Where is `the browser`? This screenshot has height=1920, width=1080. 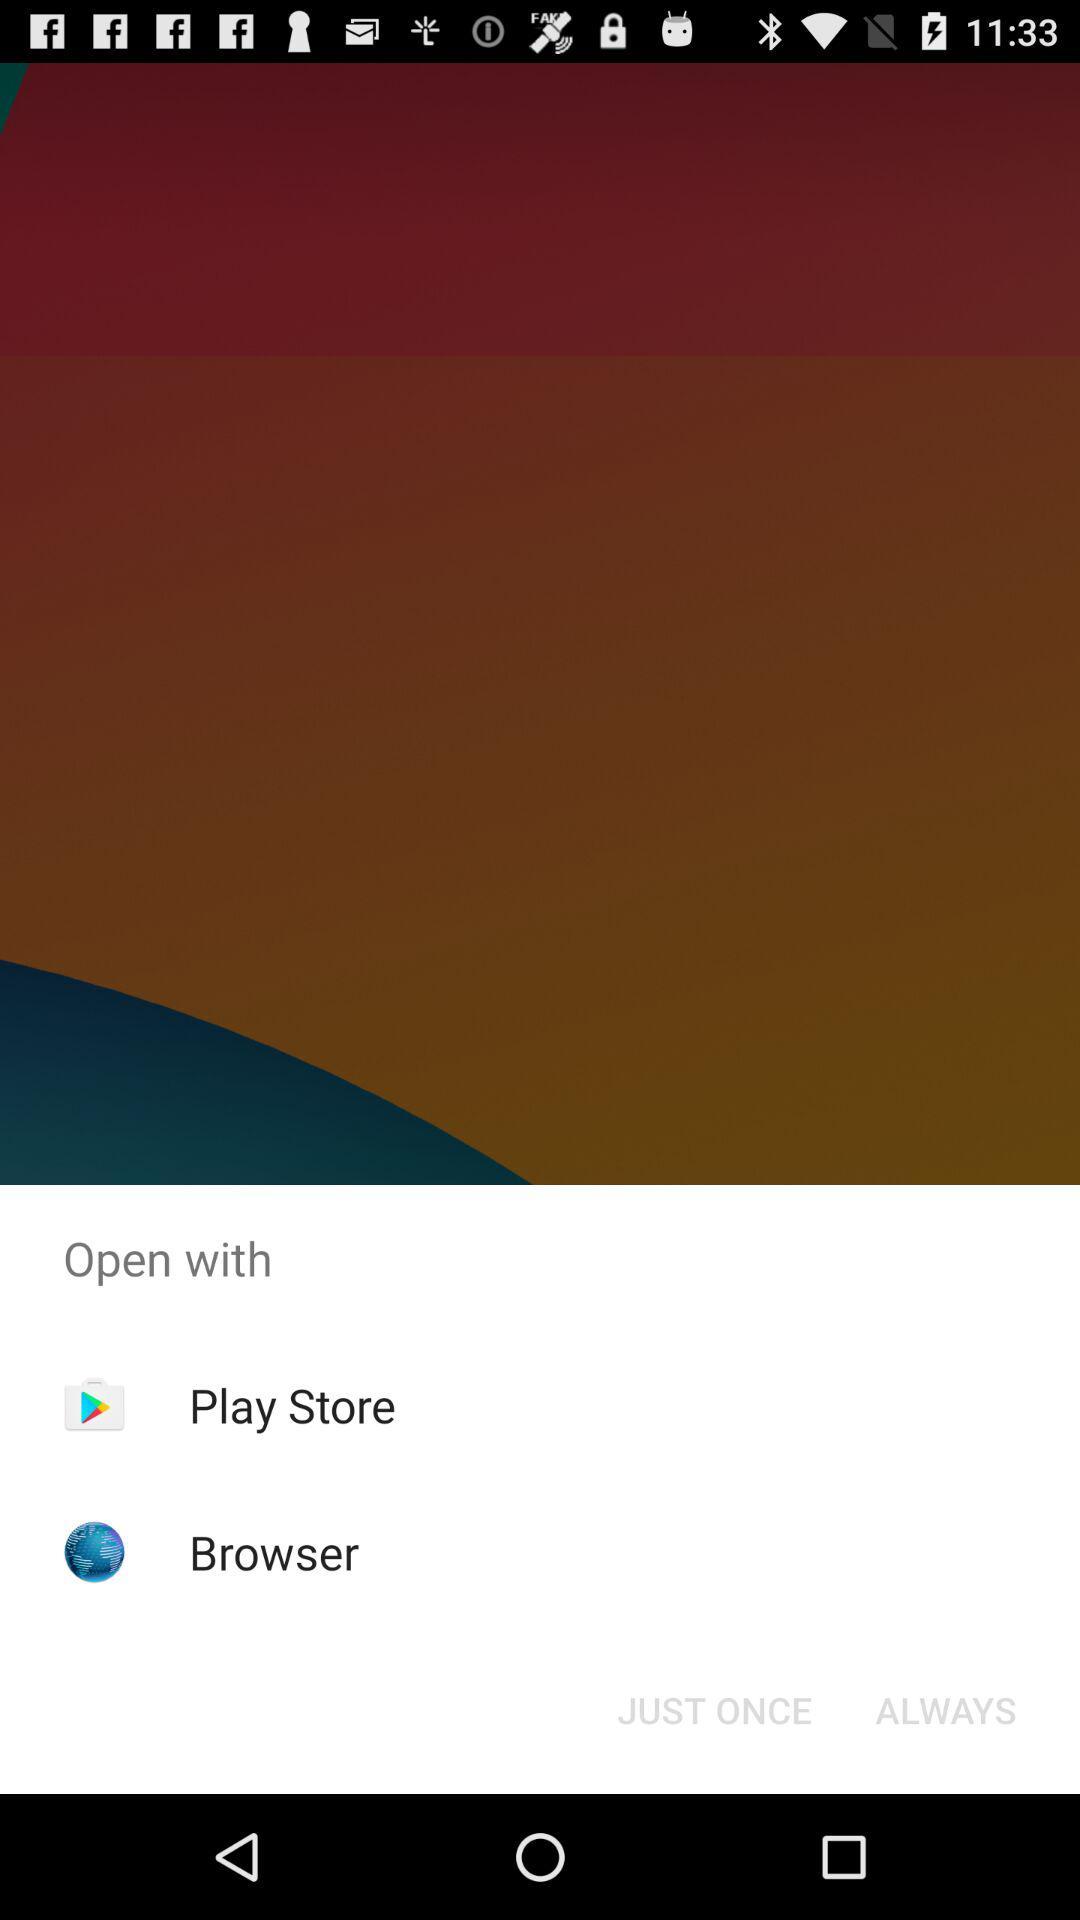
the browser is located at coordinates (274, 1551).